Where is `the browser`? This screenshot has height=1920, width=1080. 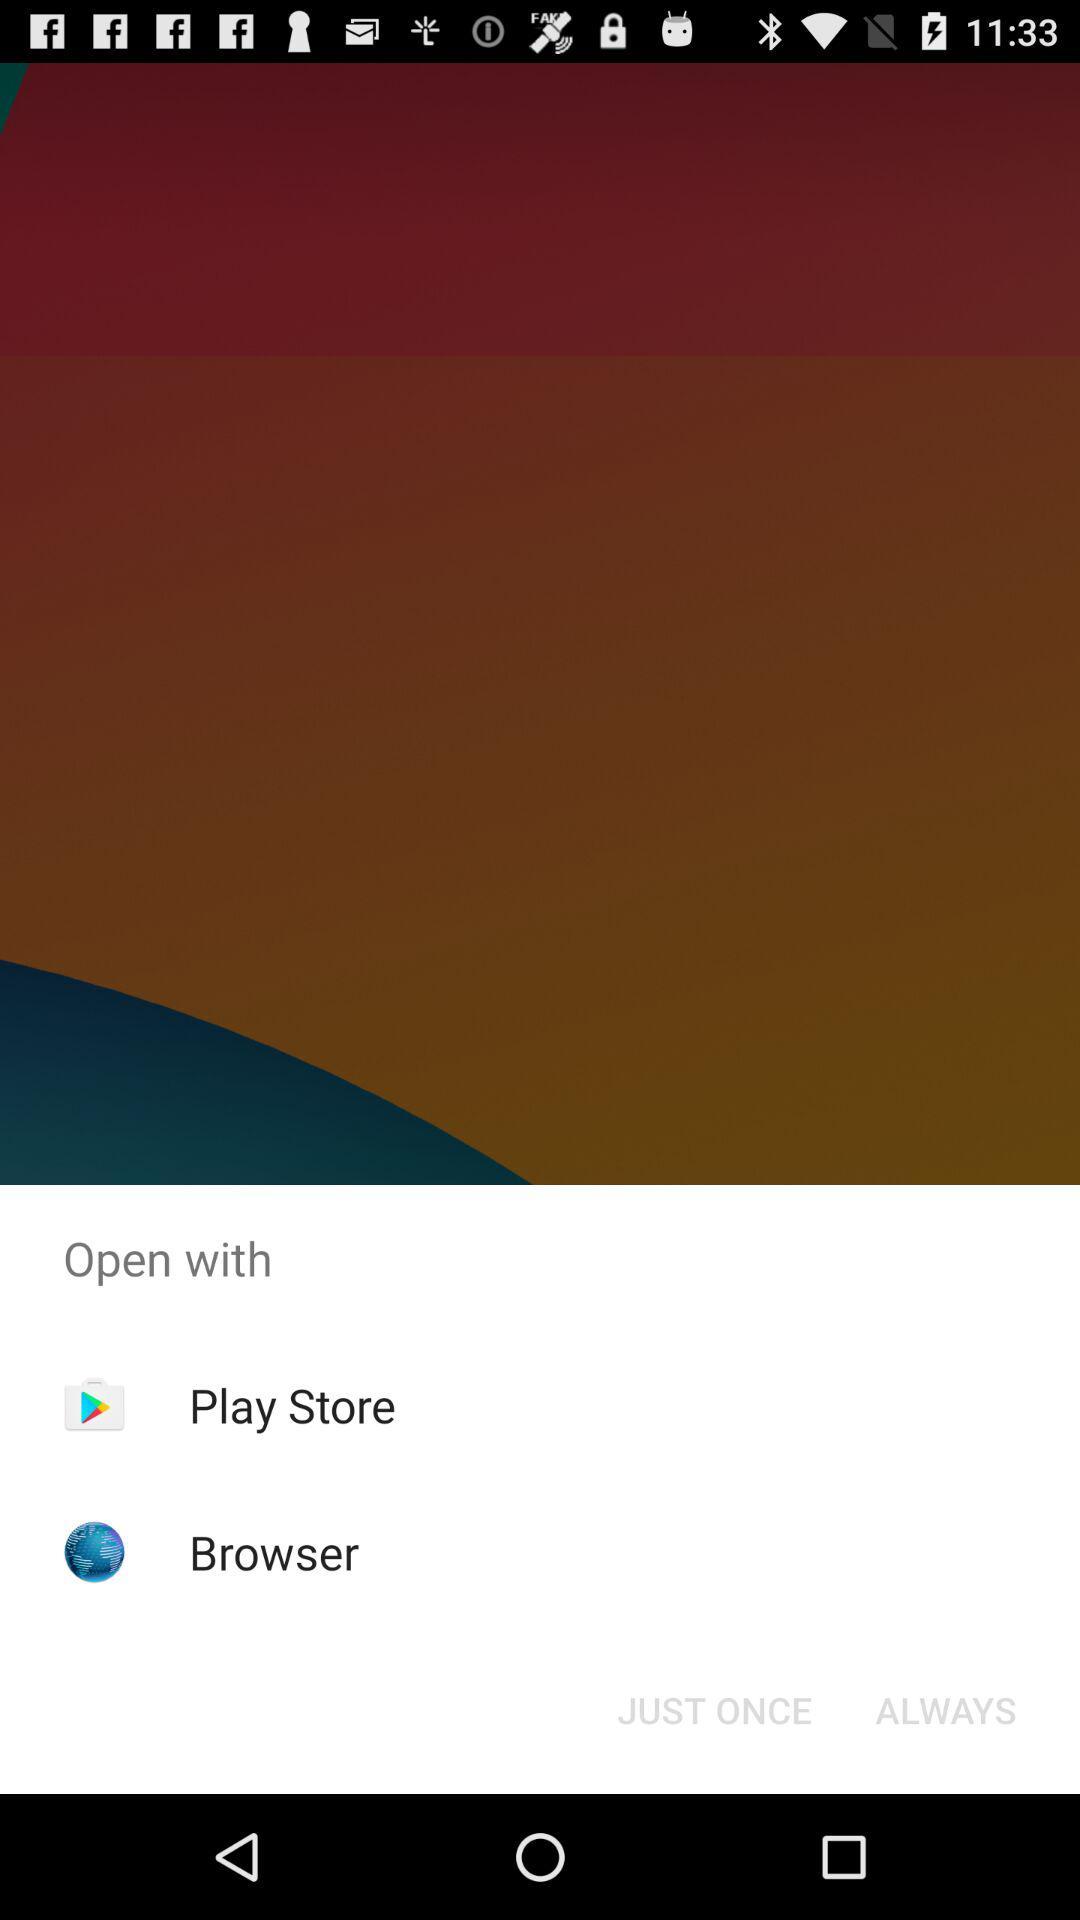
the browser is located at coordinates (274, 1551).